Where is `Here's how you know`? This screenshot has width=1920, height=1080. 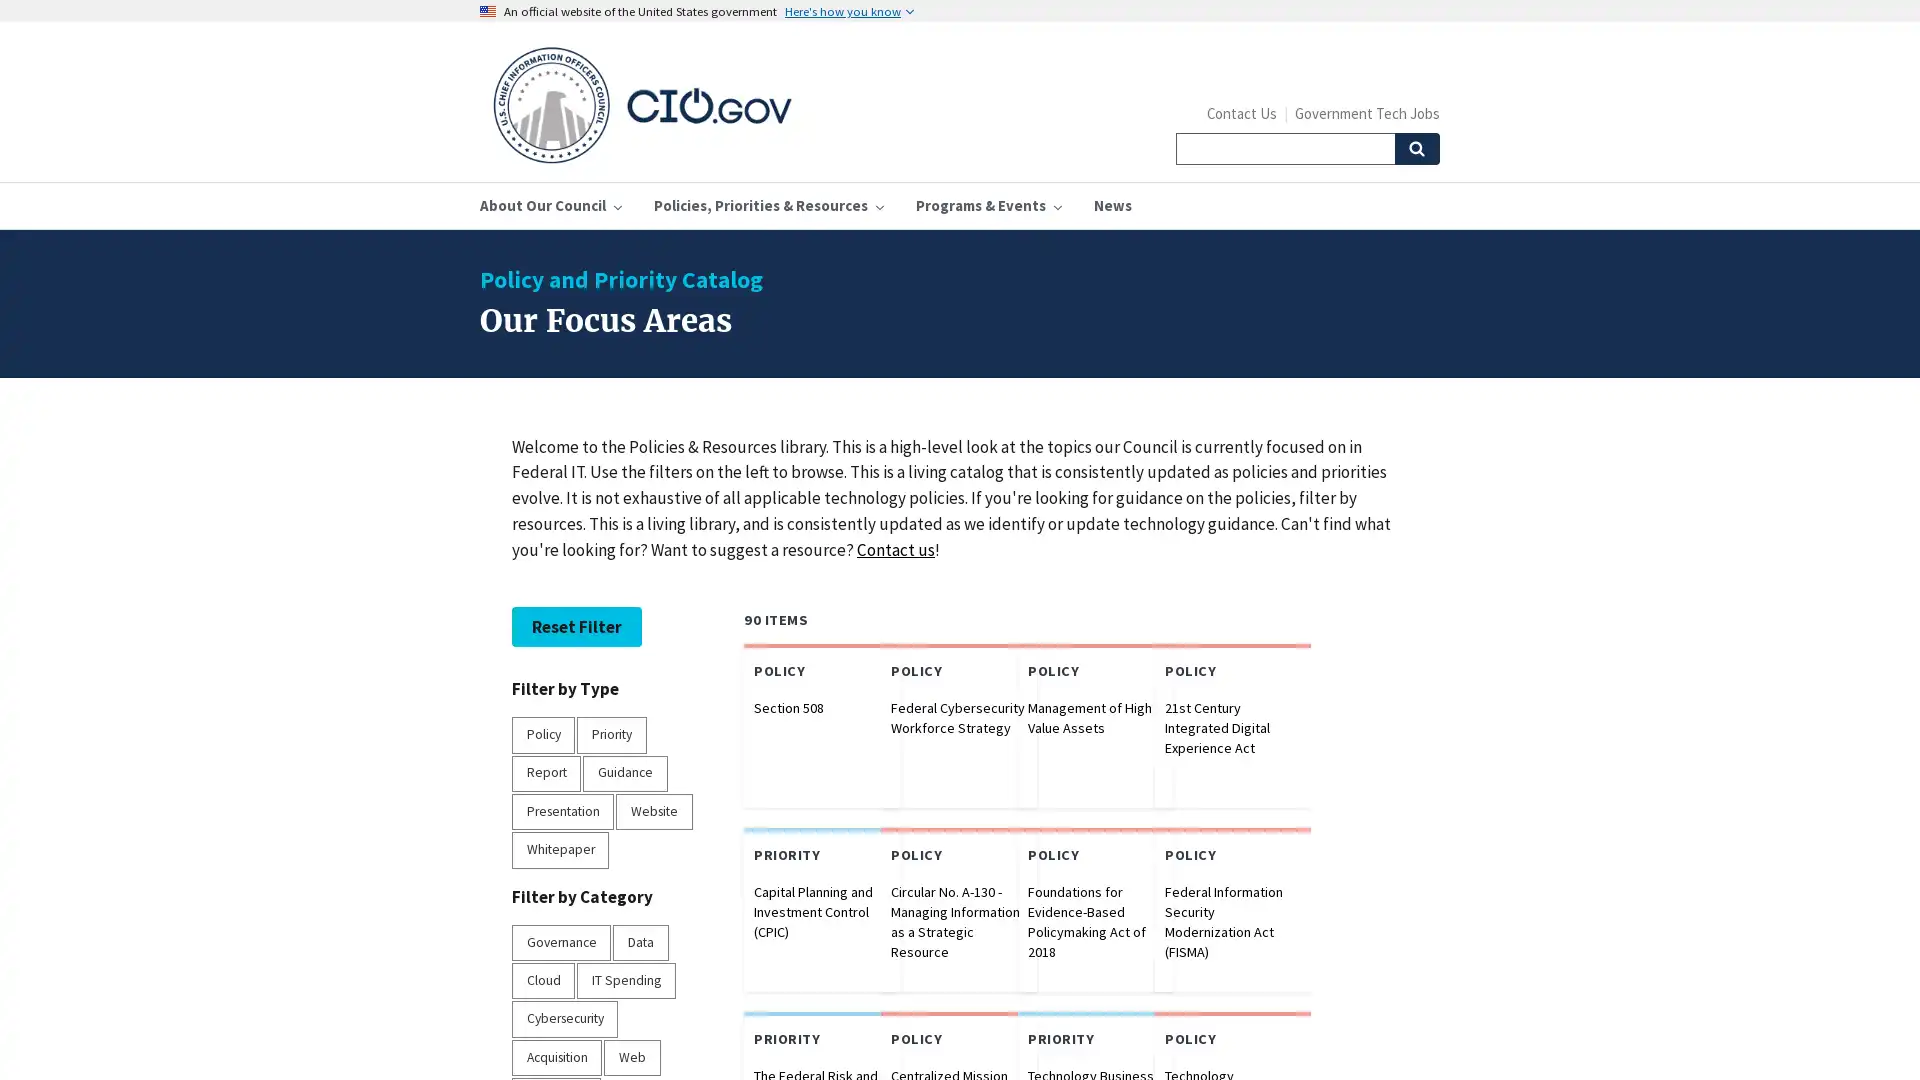
Here's how you know is located at coordinates (849, 11).